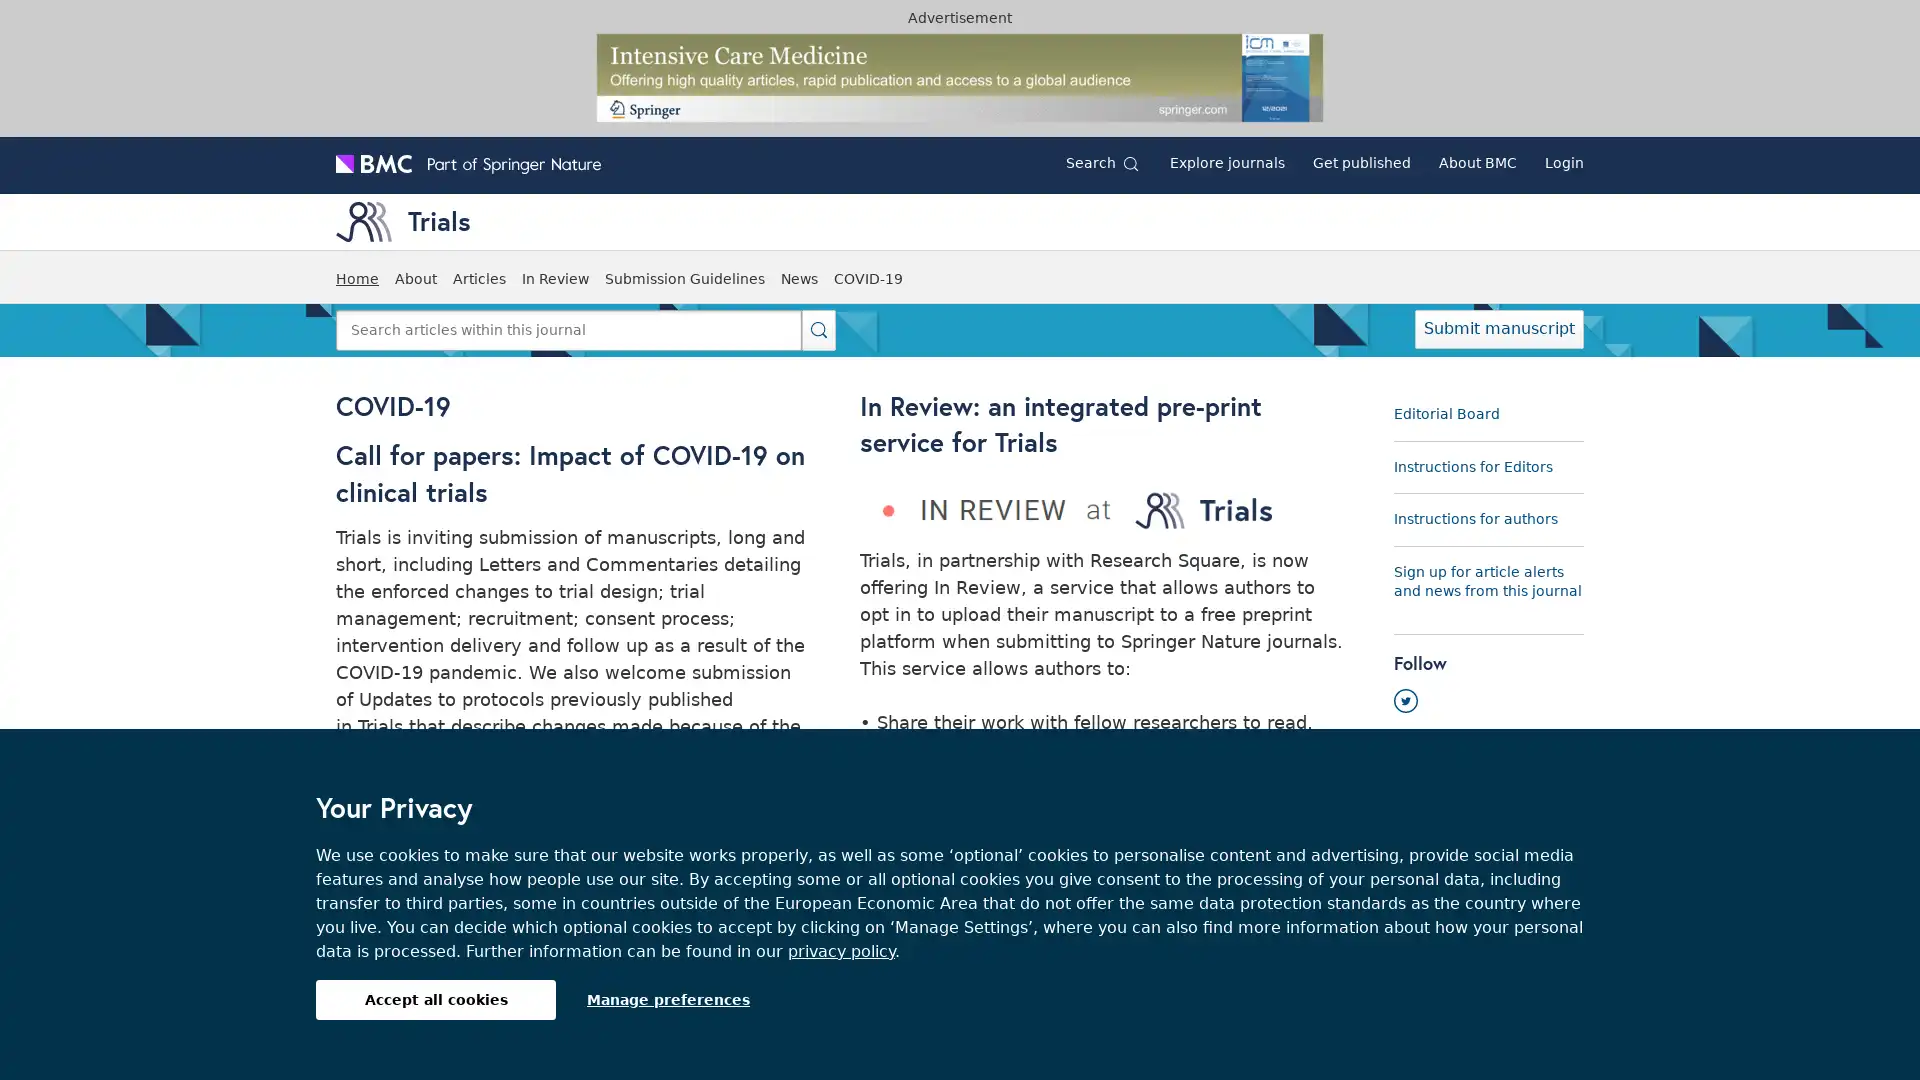 Image resolution: width=1920 pixels, height=1080 pixels. What do you see at coordinates (819, 328) in the screenshot?
I see `Search` at bounding box center [819, 328].